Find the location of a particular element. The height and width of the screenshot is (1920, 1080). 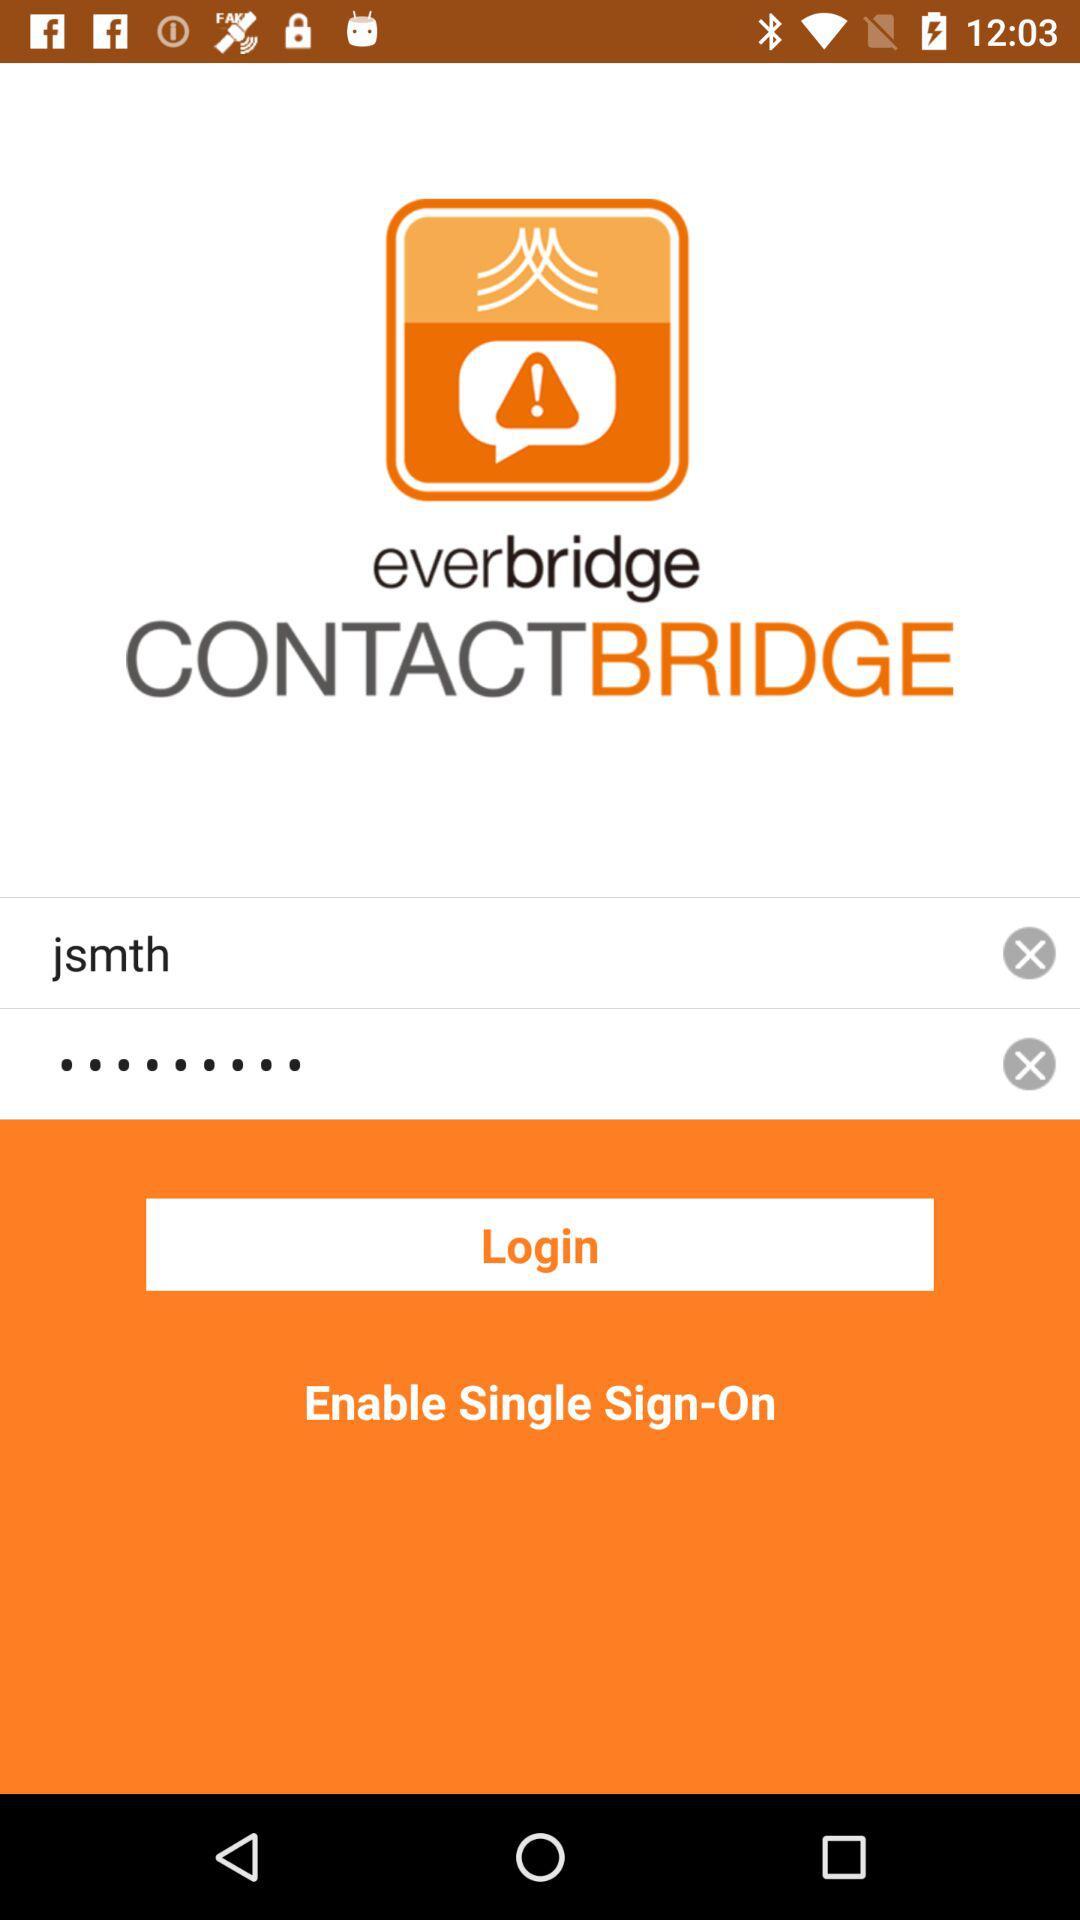

item next to the jsmth is located at coordinates (1029, 1062).